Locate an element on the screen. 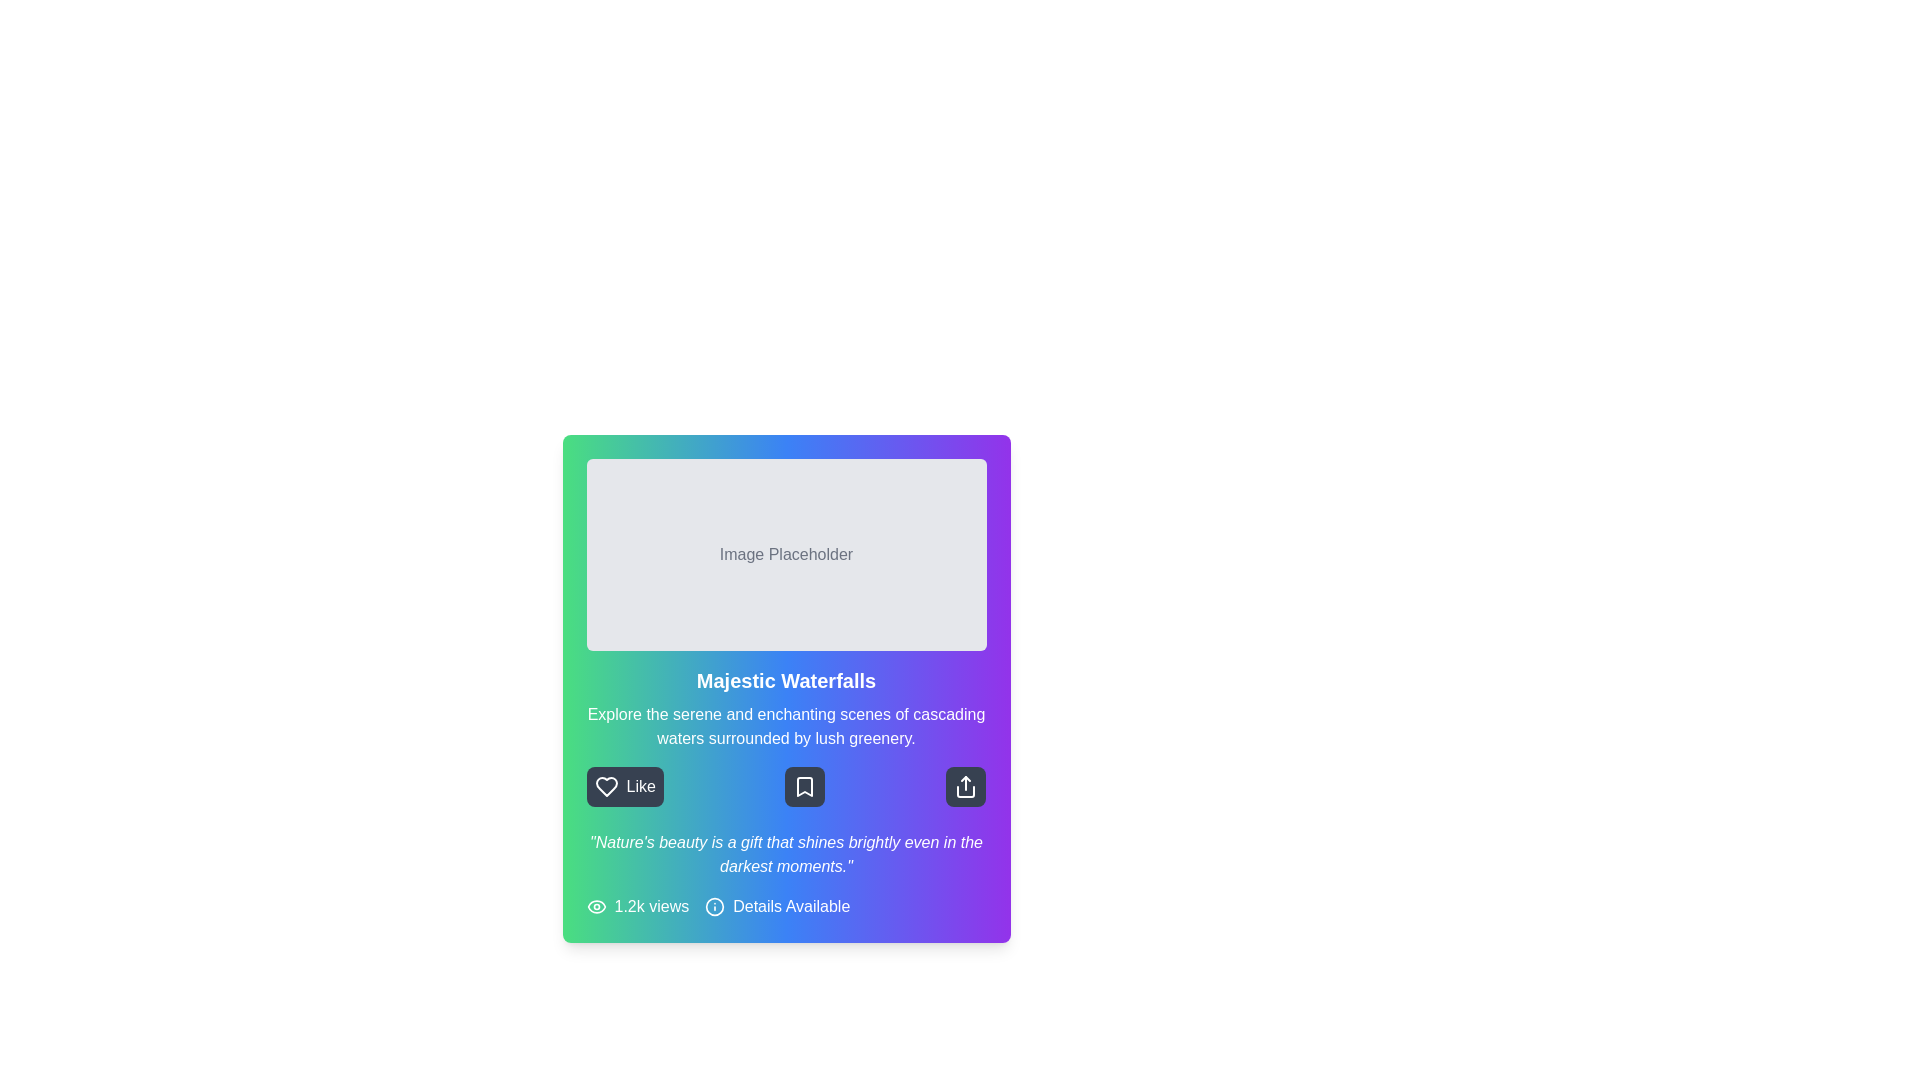  the heart icon element within the 'Like' button is located at coordinates (605, 785).